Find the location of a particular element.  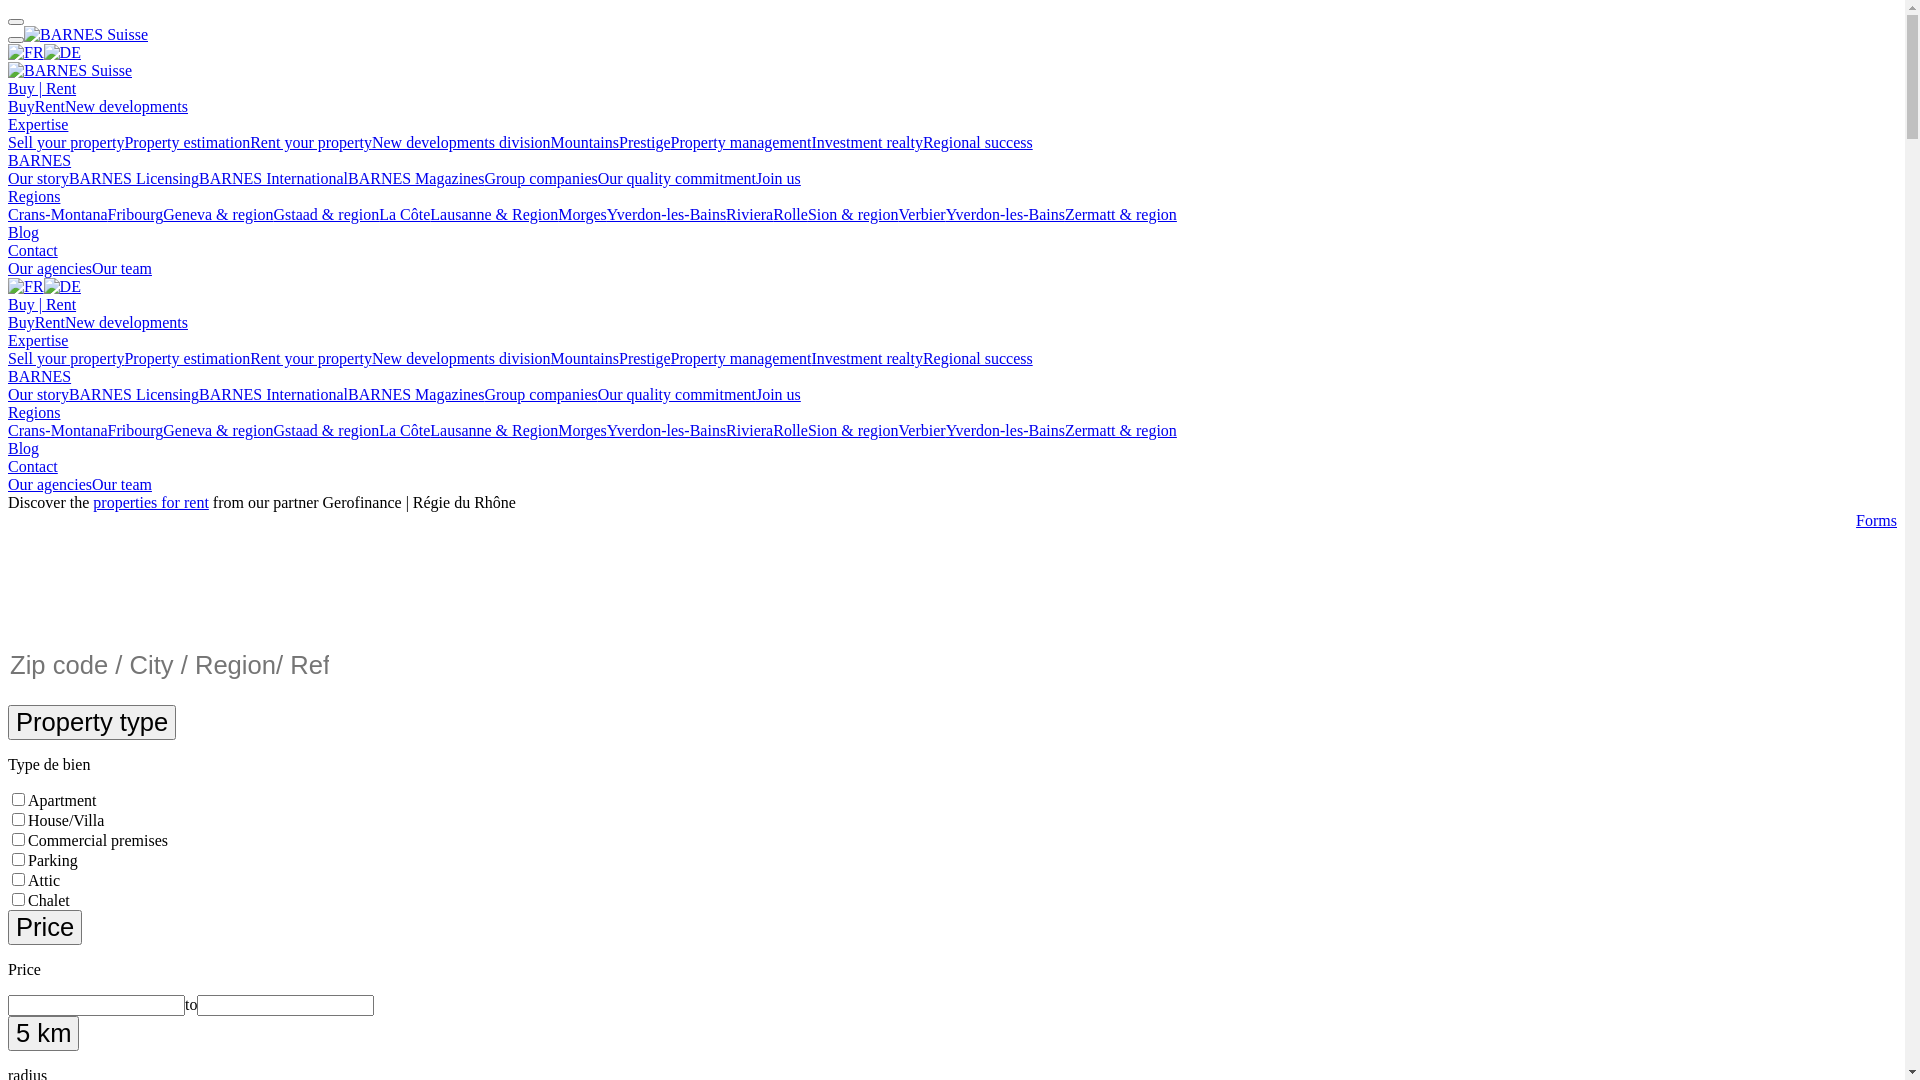

'Regional success' is located at coordinates (921, 141).